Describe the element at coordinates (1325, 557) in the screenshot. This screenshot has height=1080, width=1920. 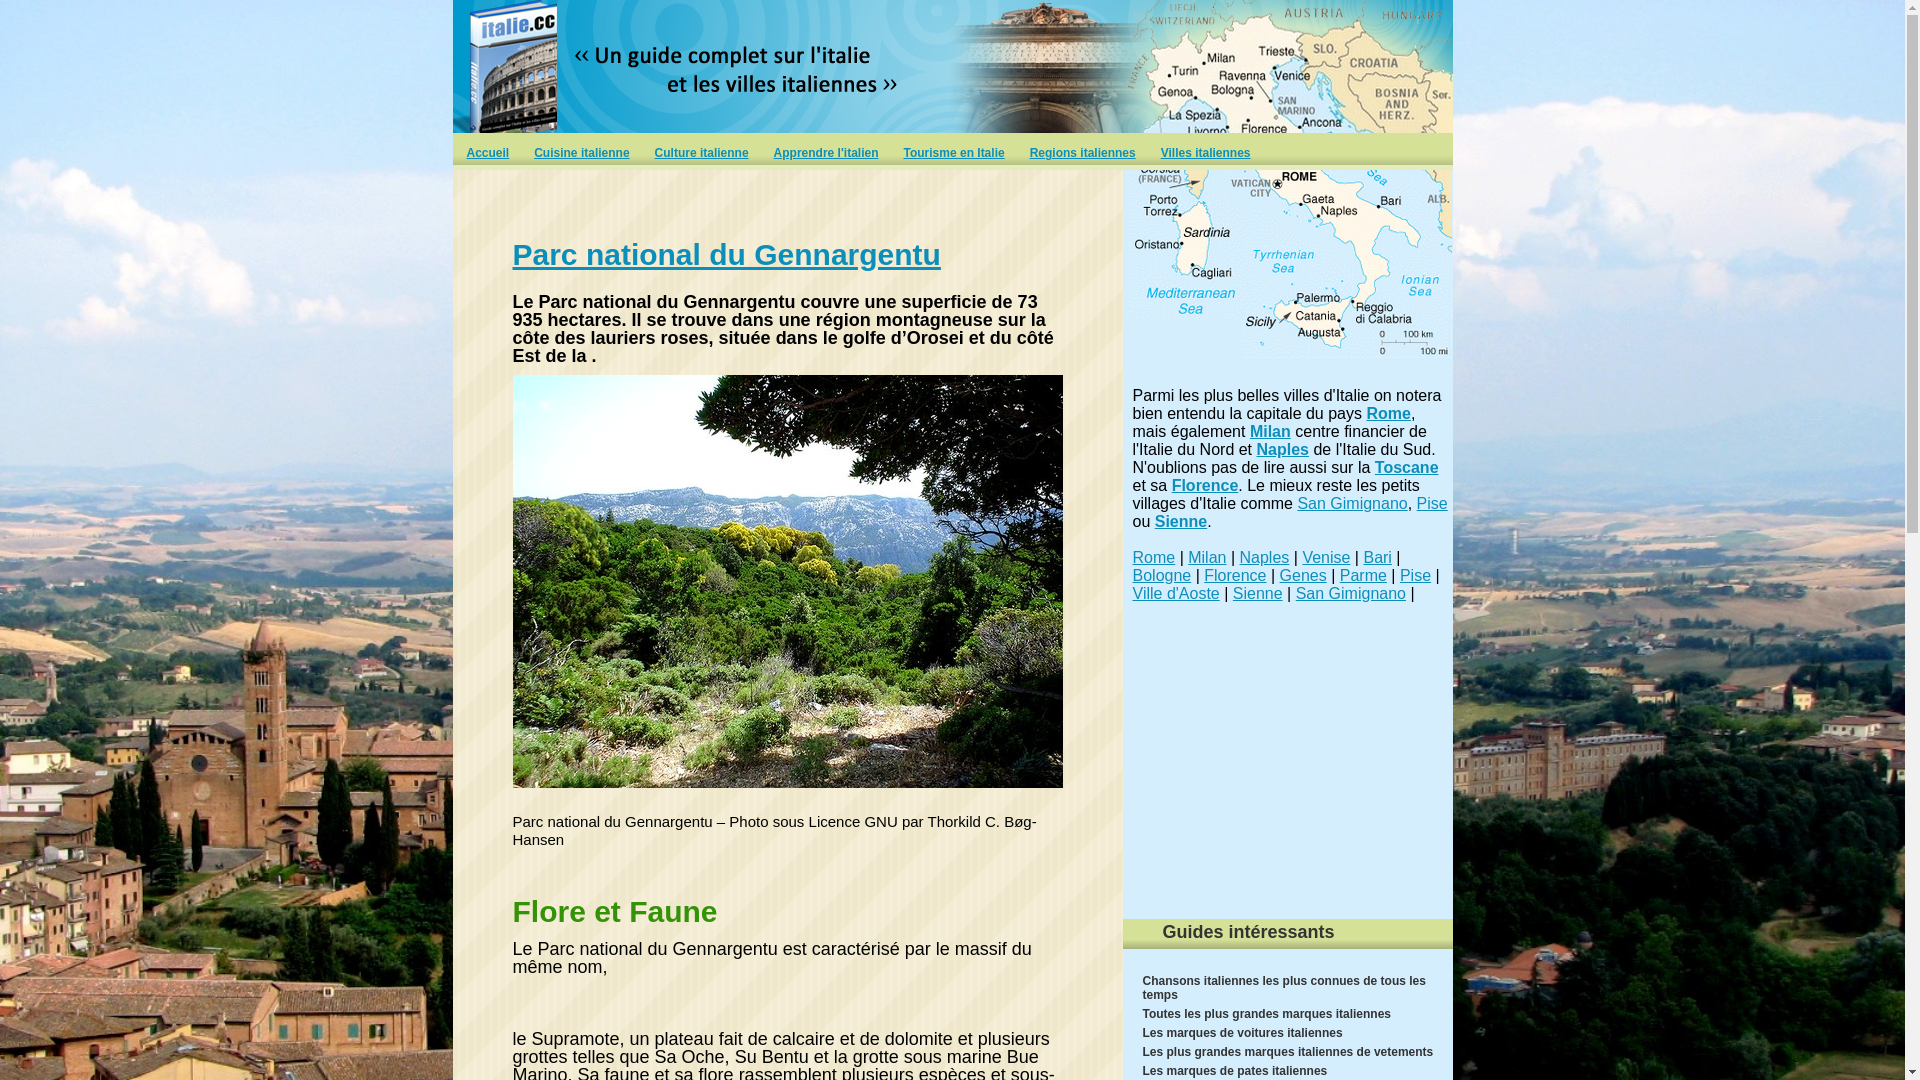
I see `'Venise'` at that location.